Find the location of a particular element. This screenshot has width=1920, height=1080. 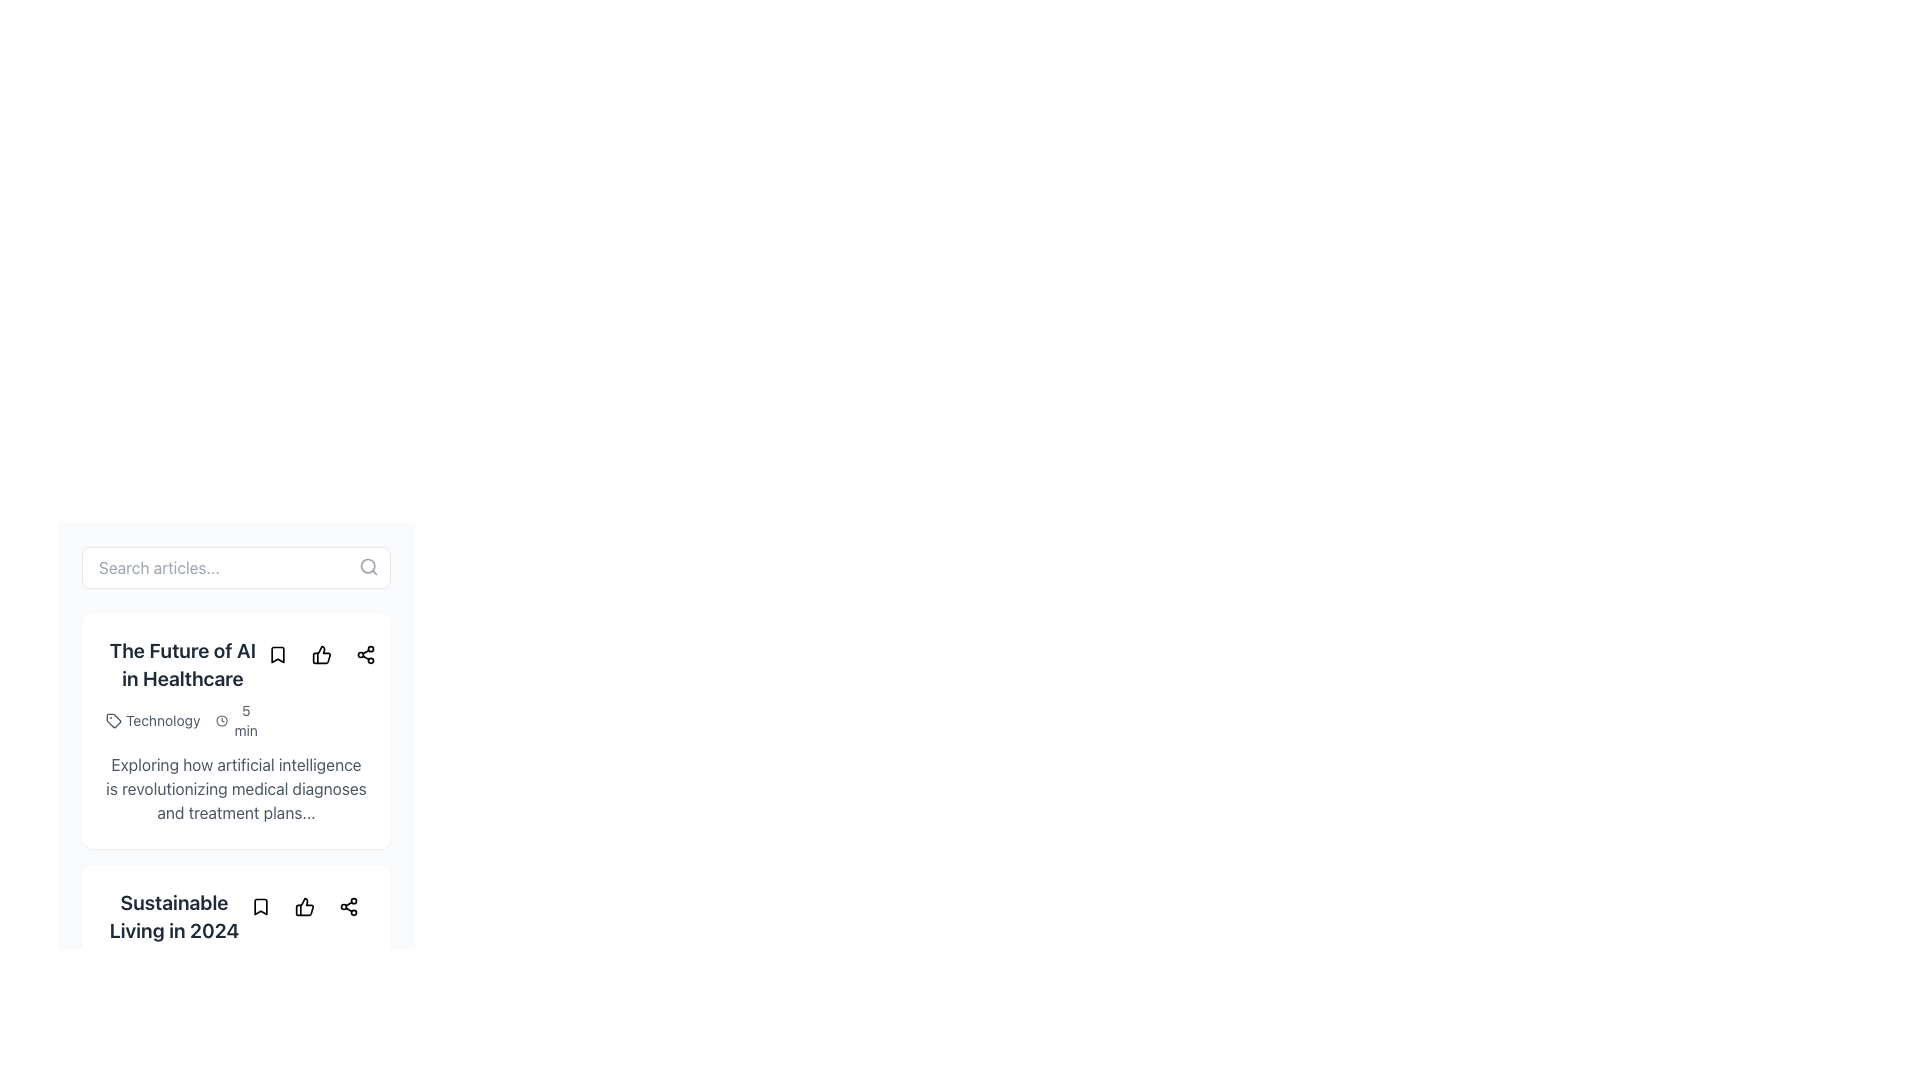

the stylized bookmark icon is located at coordinates (276, 655).